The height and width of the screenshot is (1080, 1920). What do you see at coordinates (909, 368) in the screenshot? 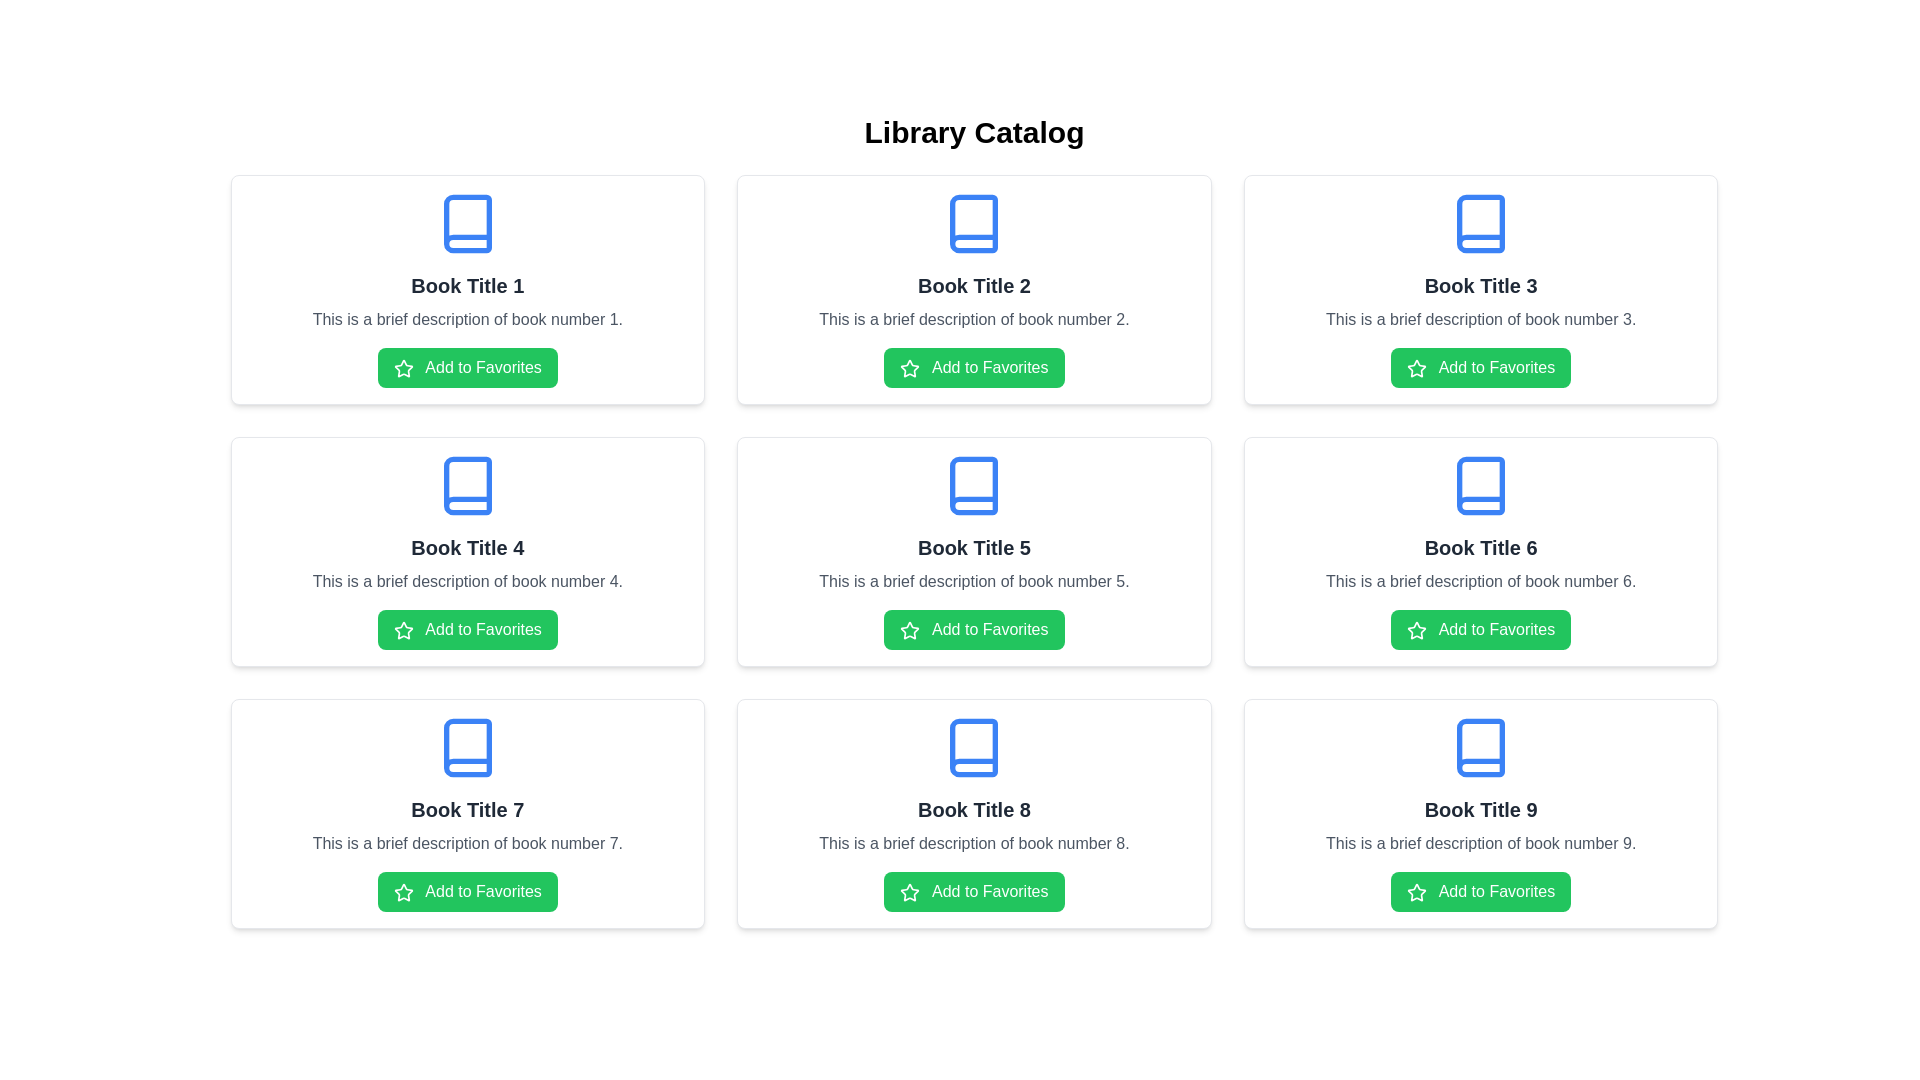
I see `the star icon which is part of the 'Add to Favorites' button in the second card of the first row to interact with it` at bounding box center [909, 368].